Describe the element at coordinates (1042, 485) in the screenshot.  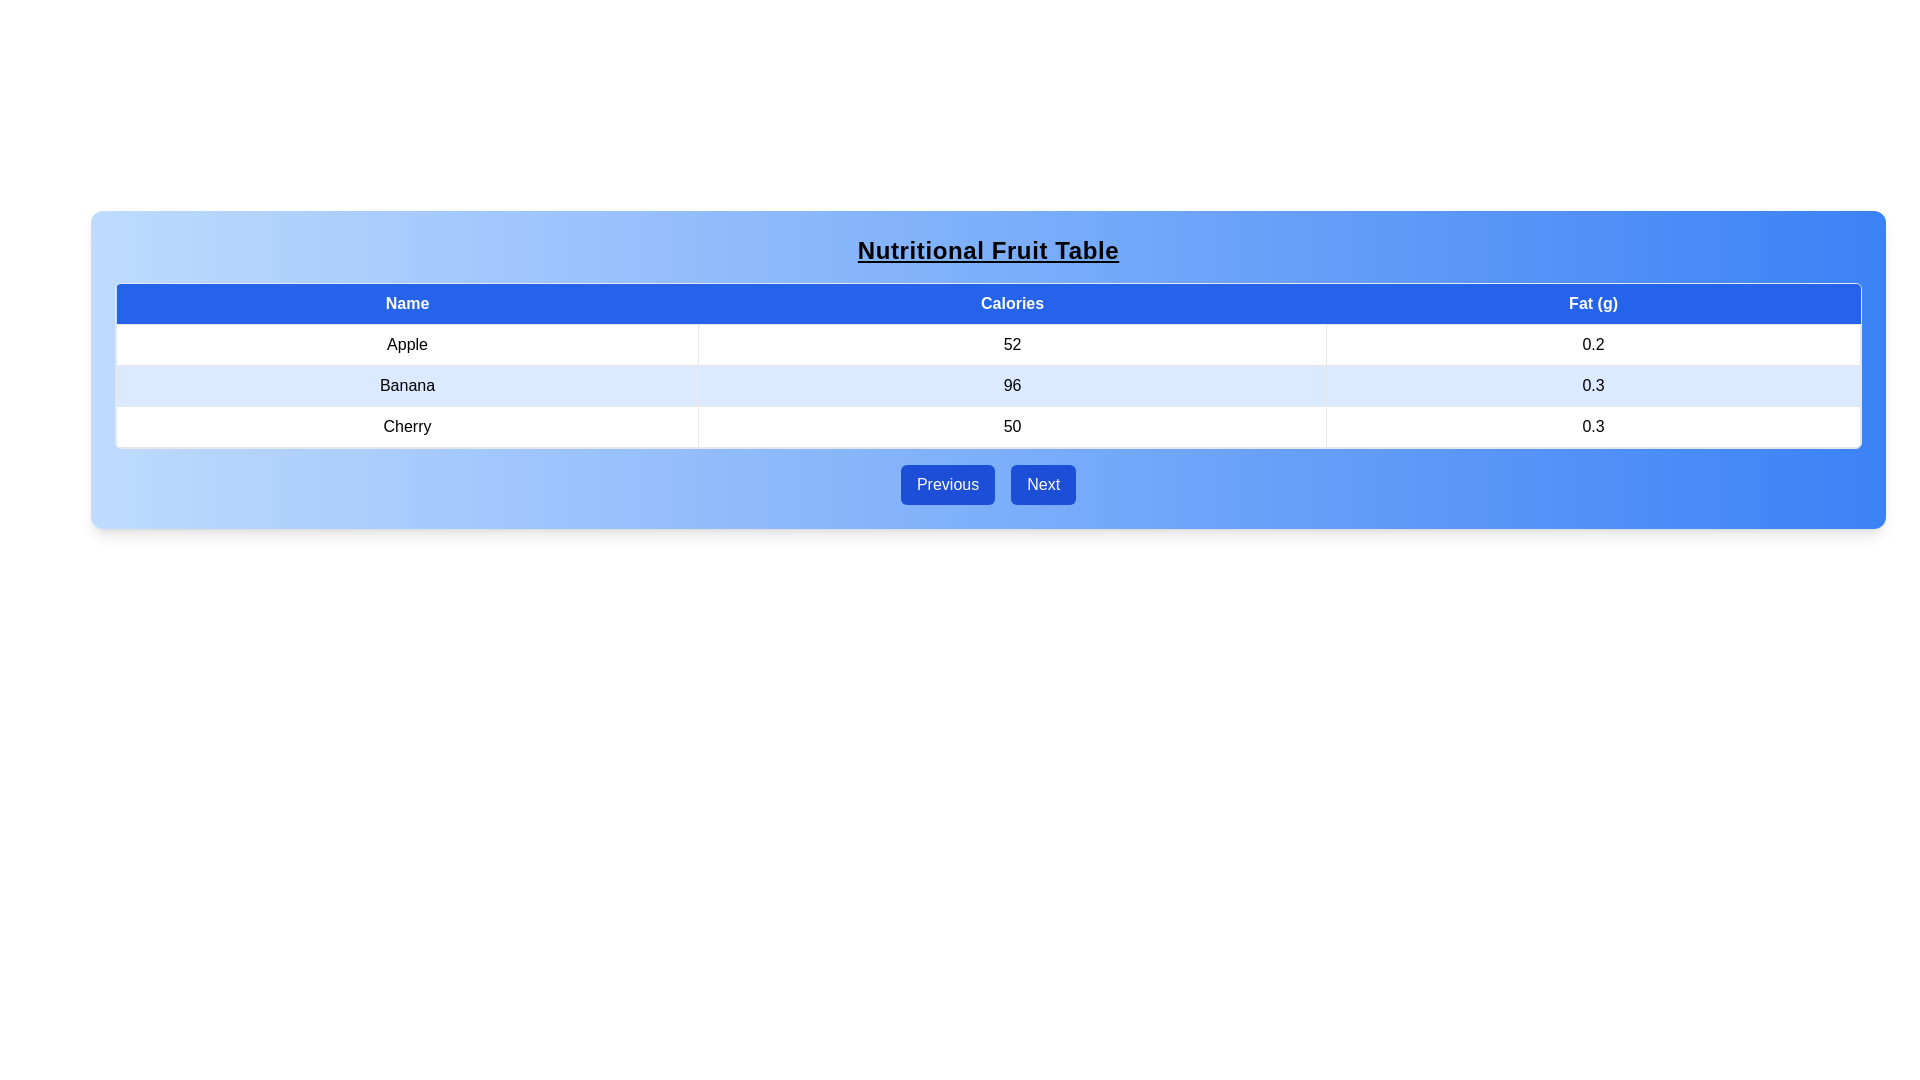
I see `the button located at the bottom-right corner beneath the table, which changes color when hovered over` at that location.